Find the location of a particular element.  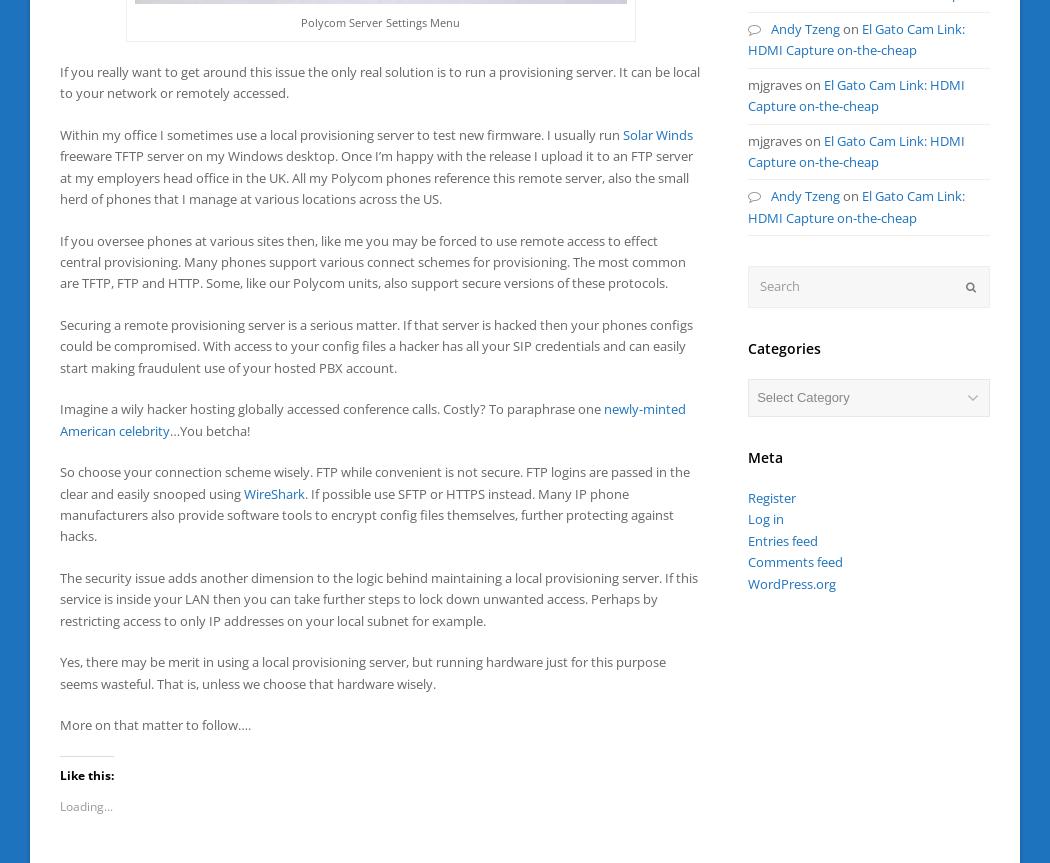

'If you oversee phones at various sites then, like me you may be forced to use remote access to effect central provisioning. Many phones support various connect schemes for provisioning. The most common are TFTP, FTP and HTTP. Some, like our Polycom units, also support secure versions of these protocols.' is located at coordinates (371, 260).